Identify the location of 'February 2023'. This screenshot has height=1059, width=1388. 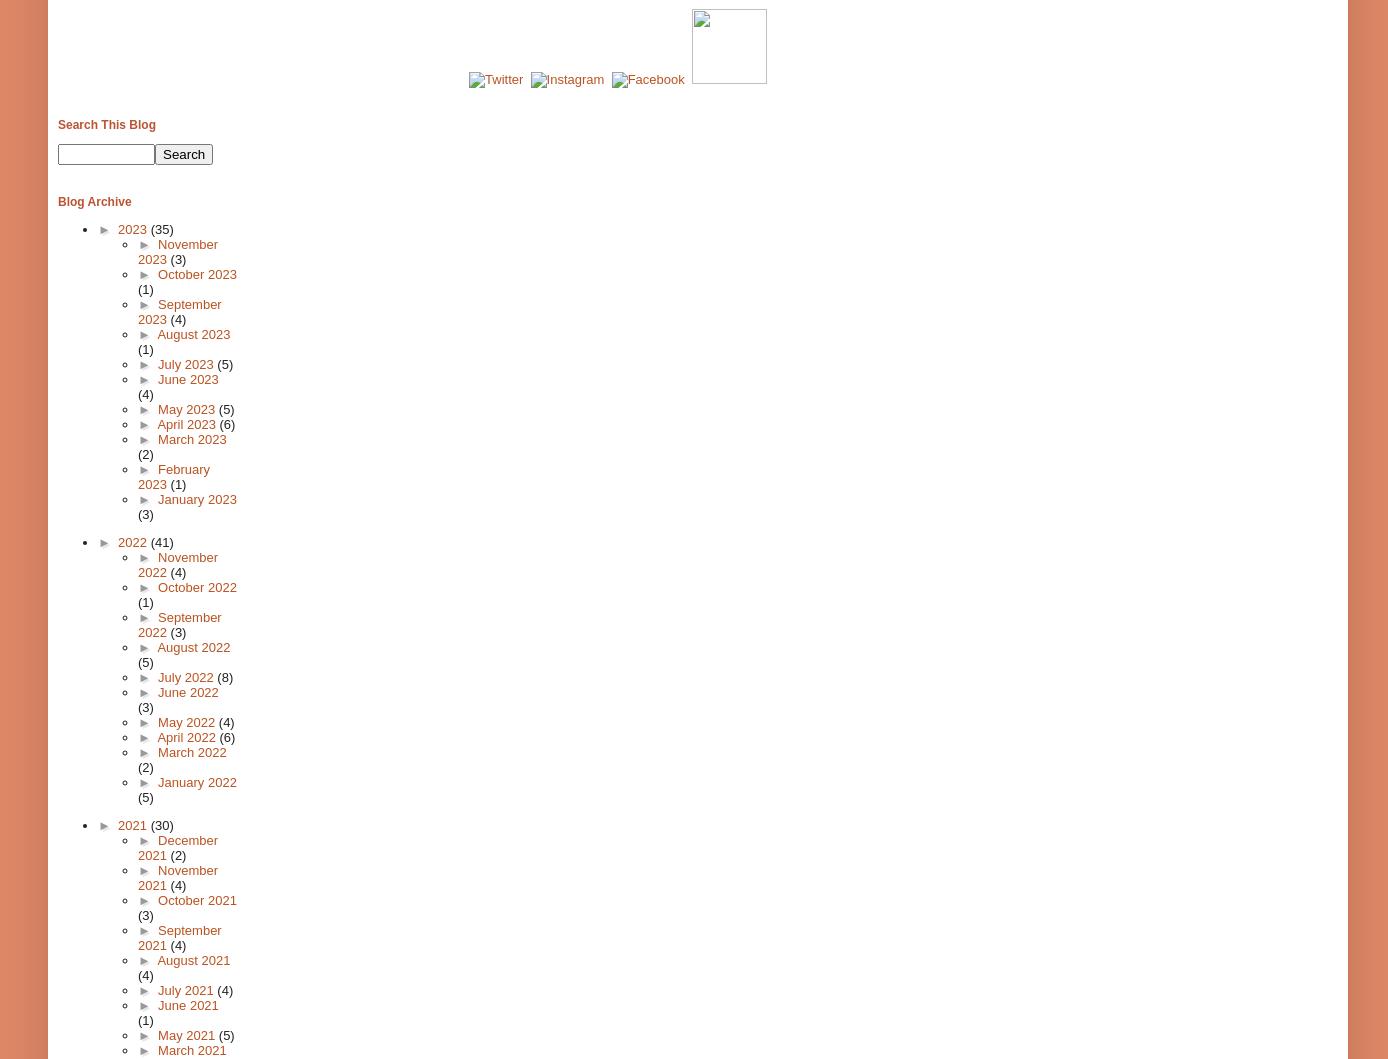
(137, 476).